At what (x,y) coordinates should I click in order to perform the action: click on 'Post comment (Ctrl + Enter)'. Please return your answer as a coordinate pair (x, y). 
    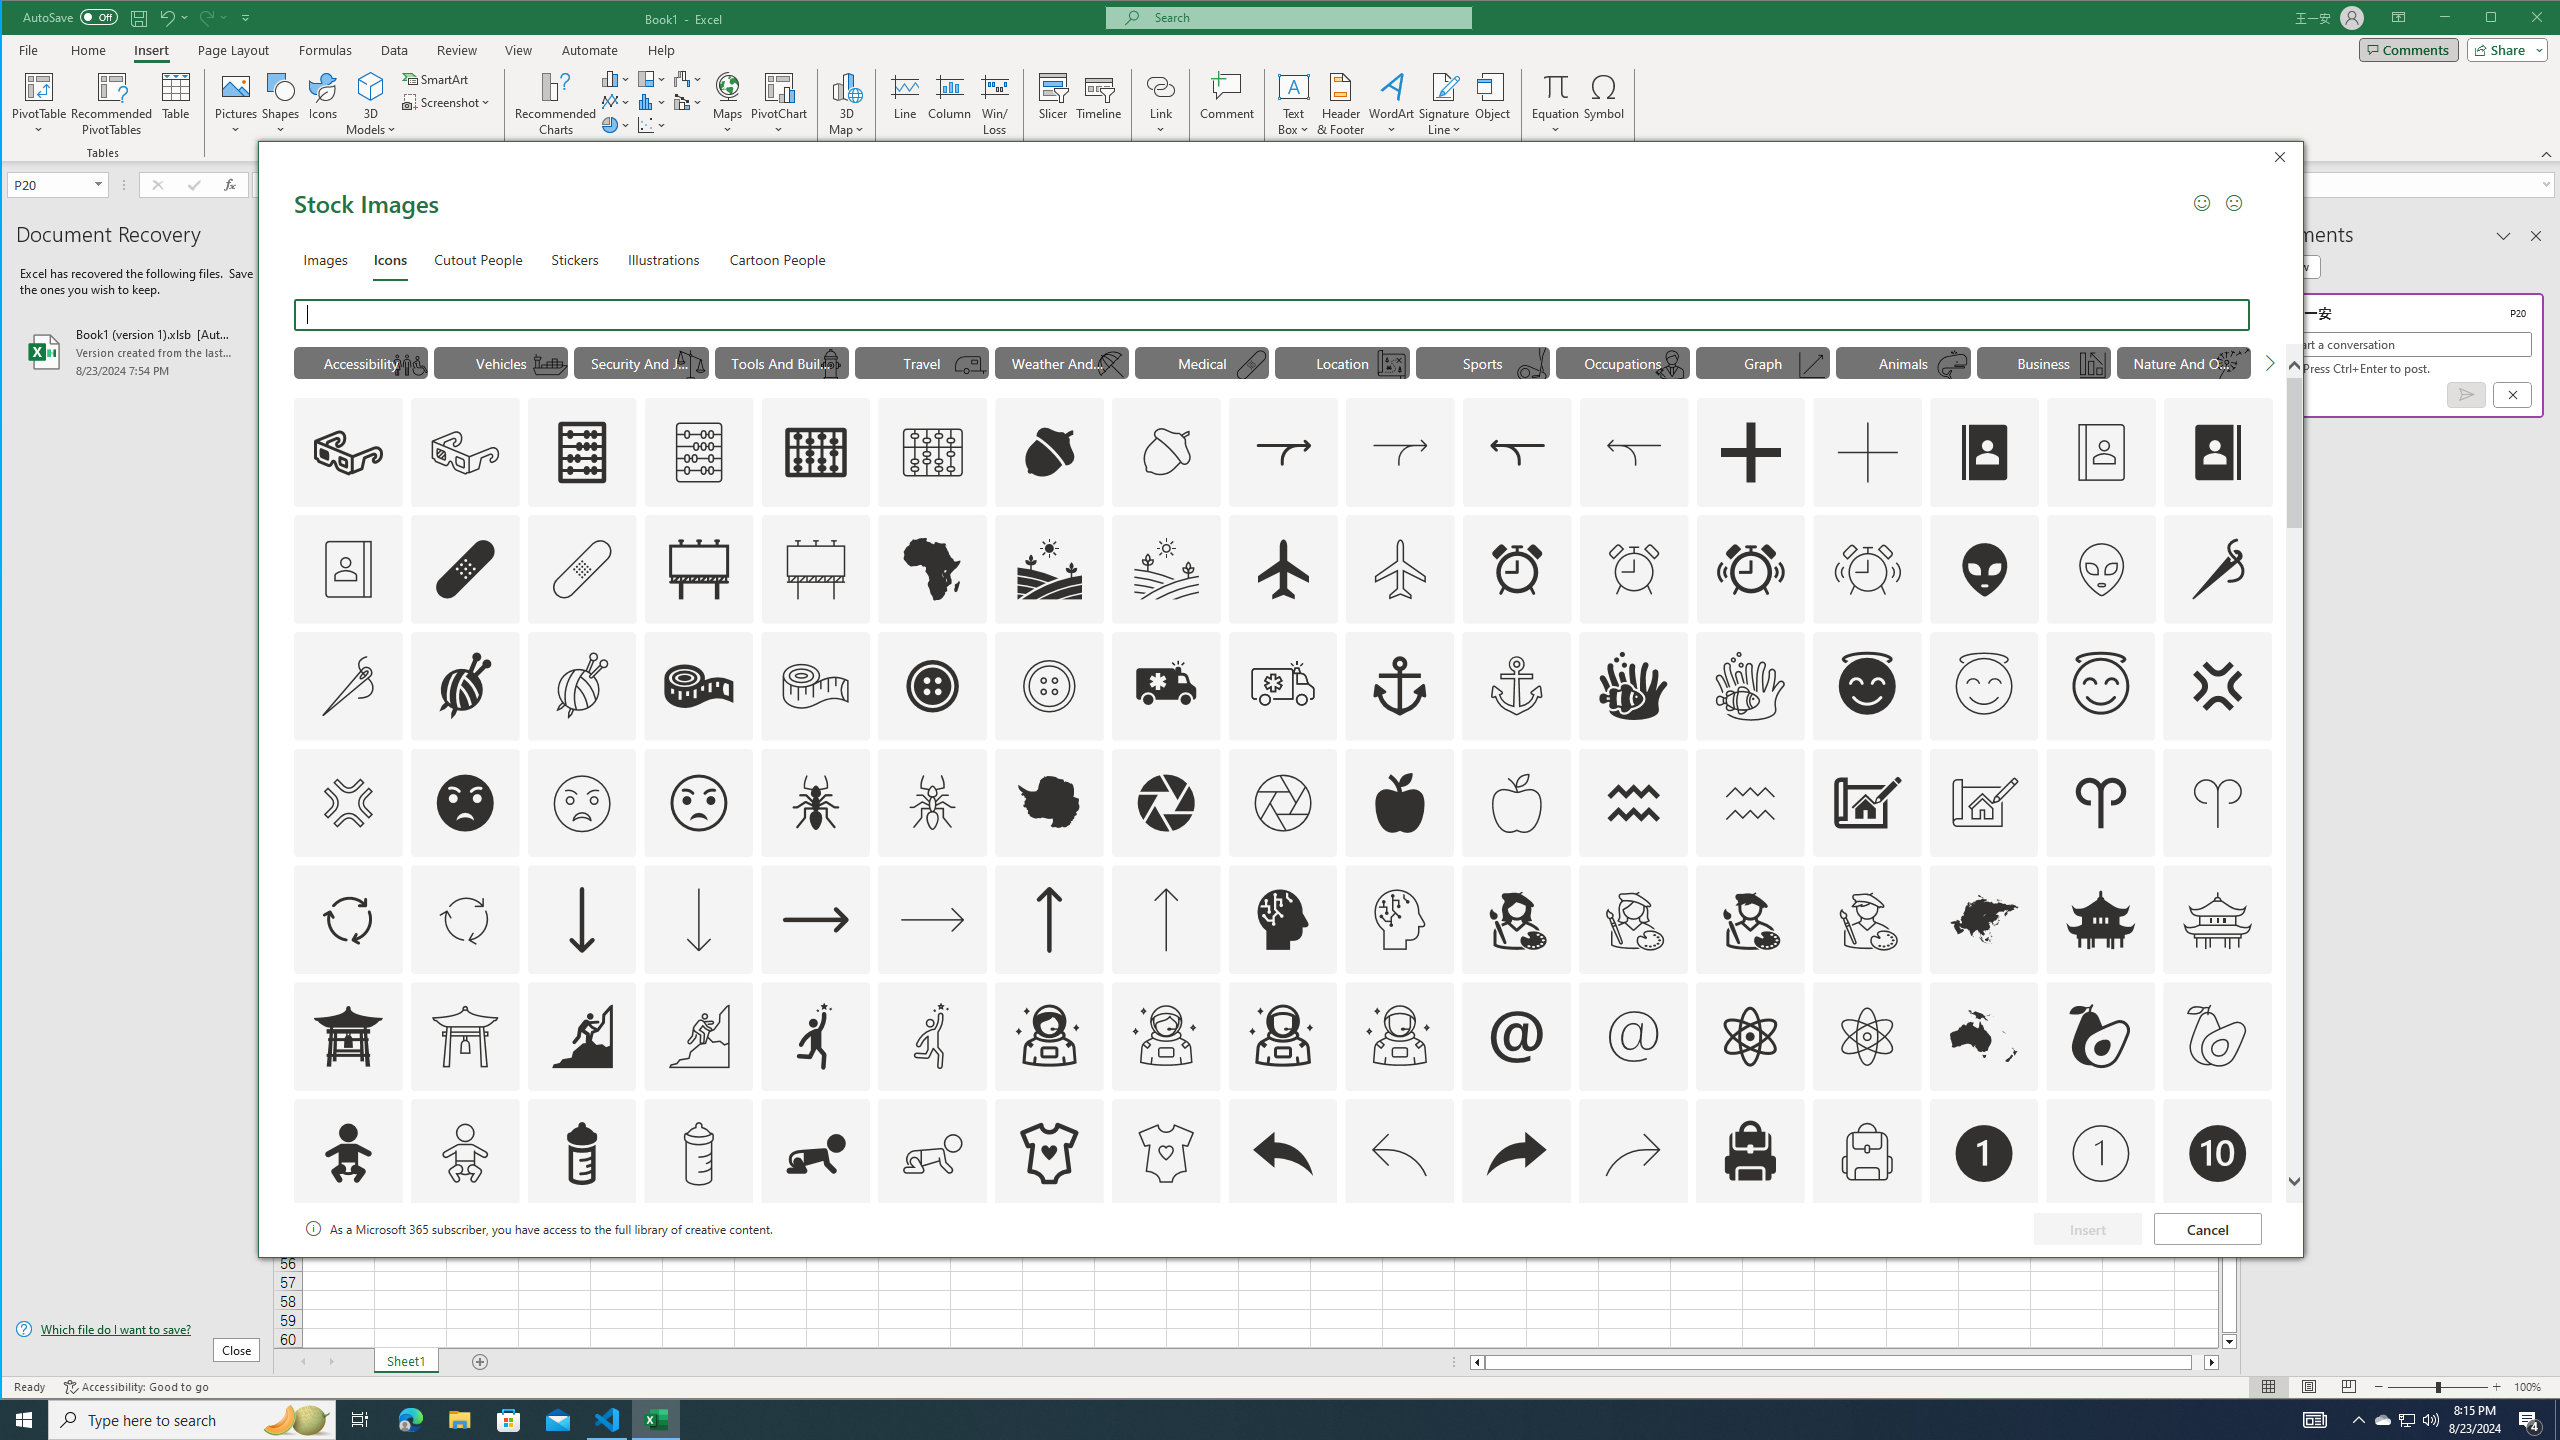
    Looking at the image, I should click on (2466, 394).